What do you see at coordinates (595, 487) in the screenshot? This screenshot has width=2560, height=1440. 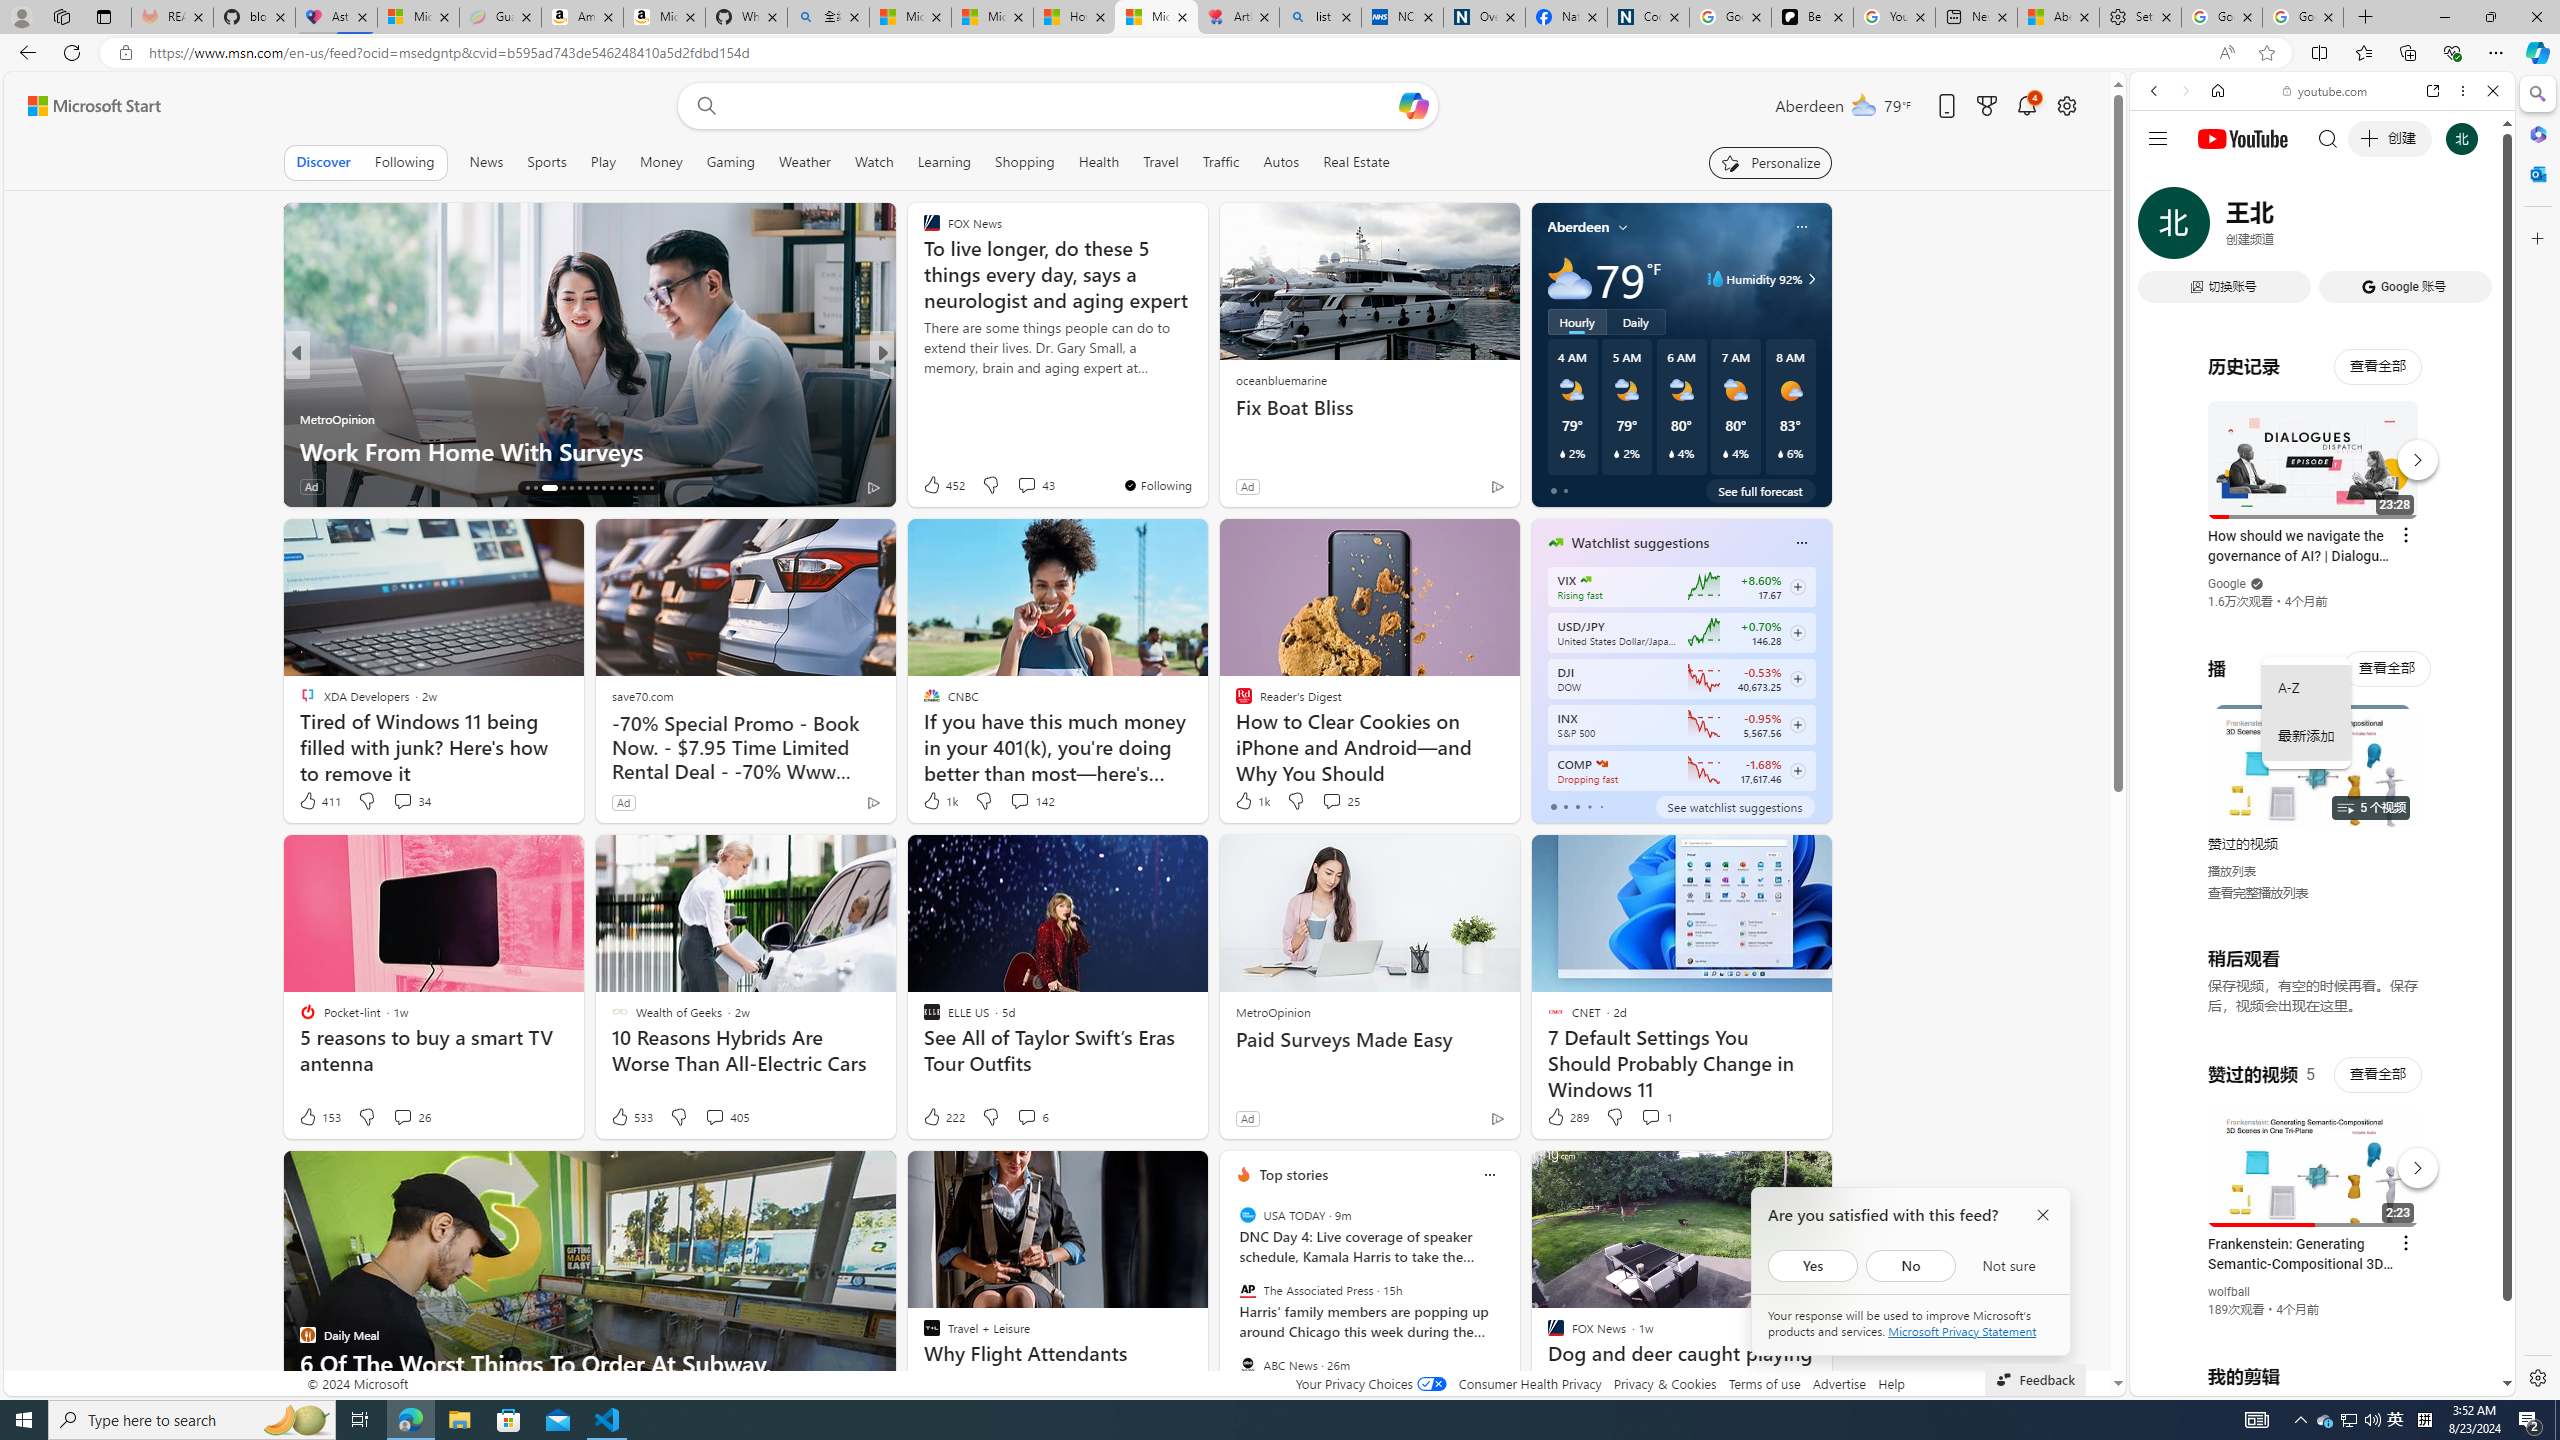 I see `'AutomationID: tab-23'` at bounding box center [595, 487].